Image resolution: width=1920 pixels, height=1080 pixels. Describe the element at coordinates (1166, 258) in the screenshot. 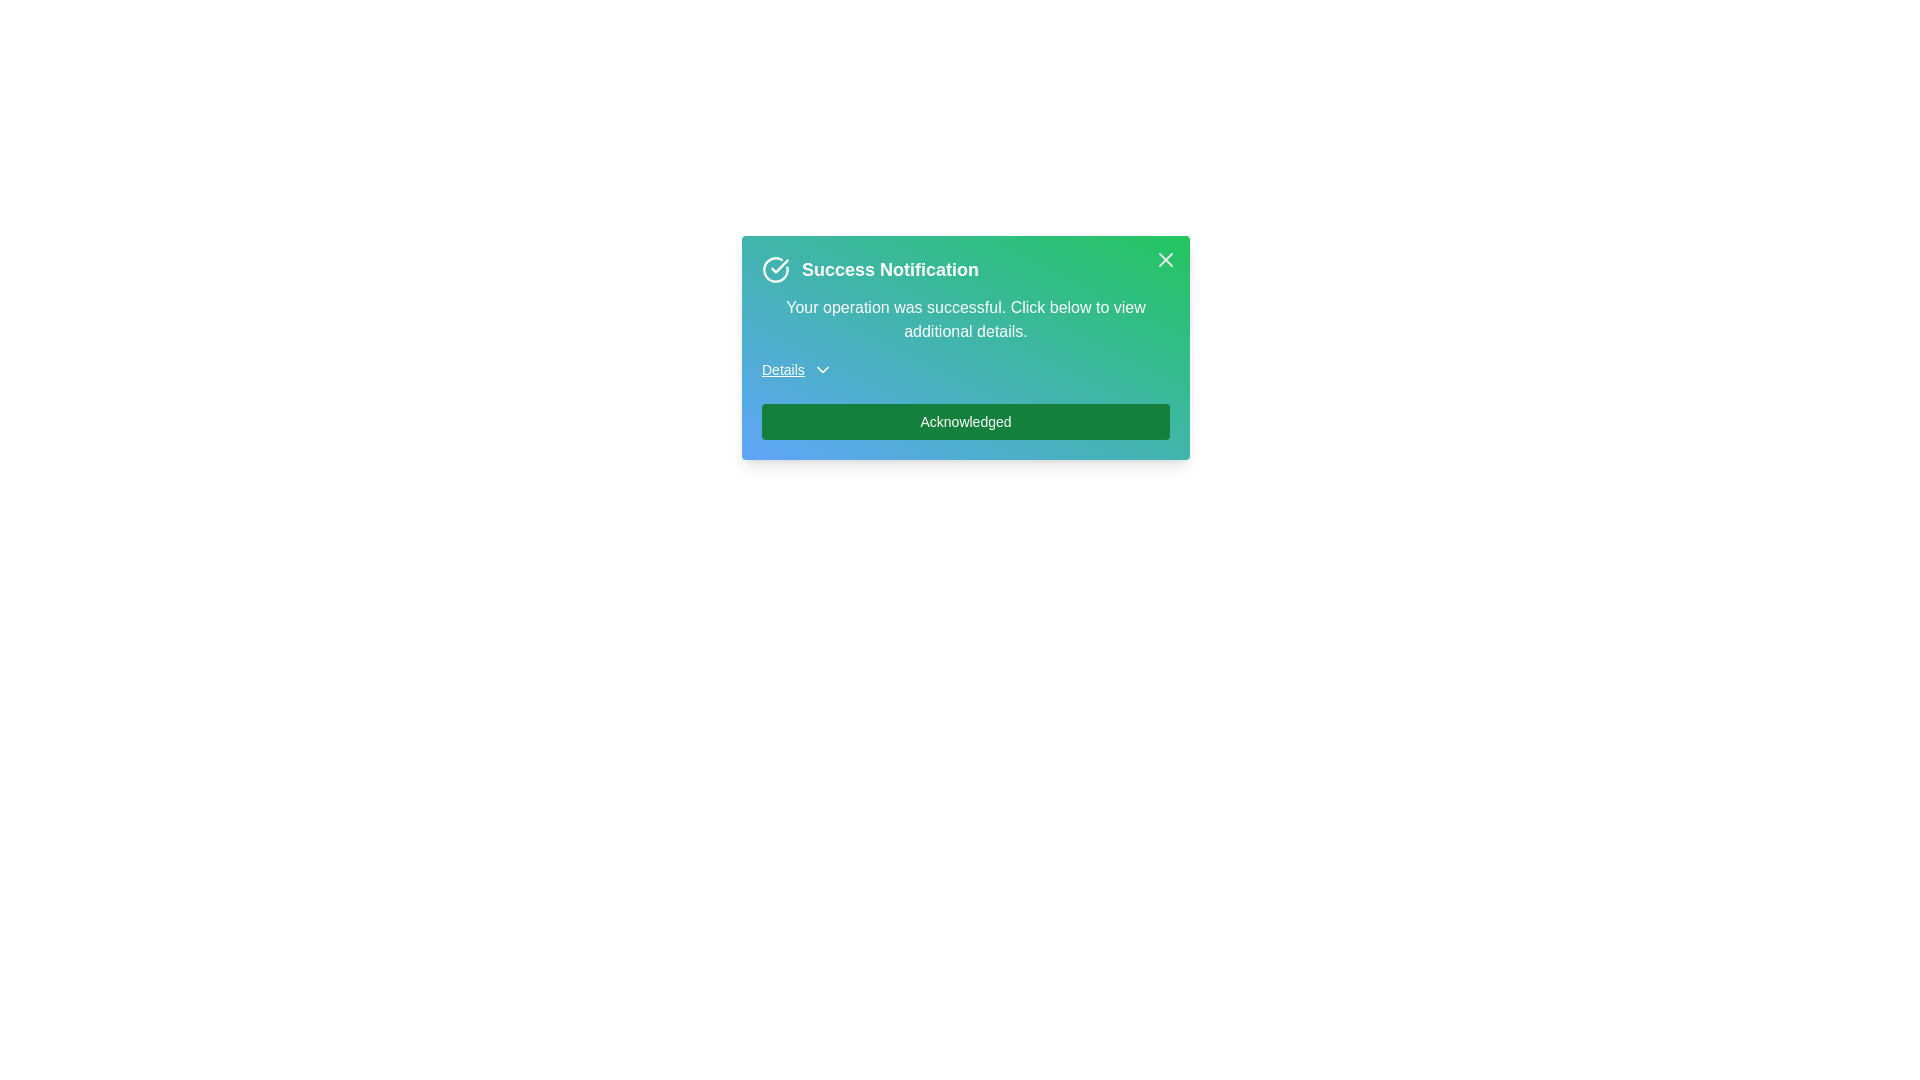

I see `the close button to dismiss the alert` at that location.